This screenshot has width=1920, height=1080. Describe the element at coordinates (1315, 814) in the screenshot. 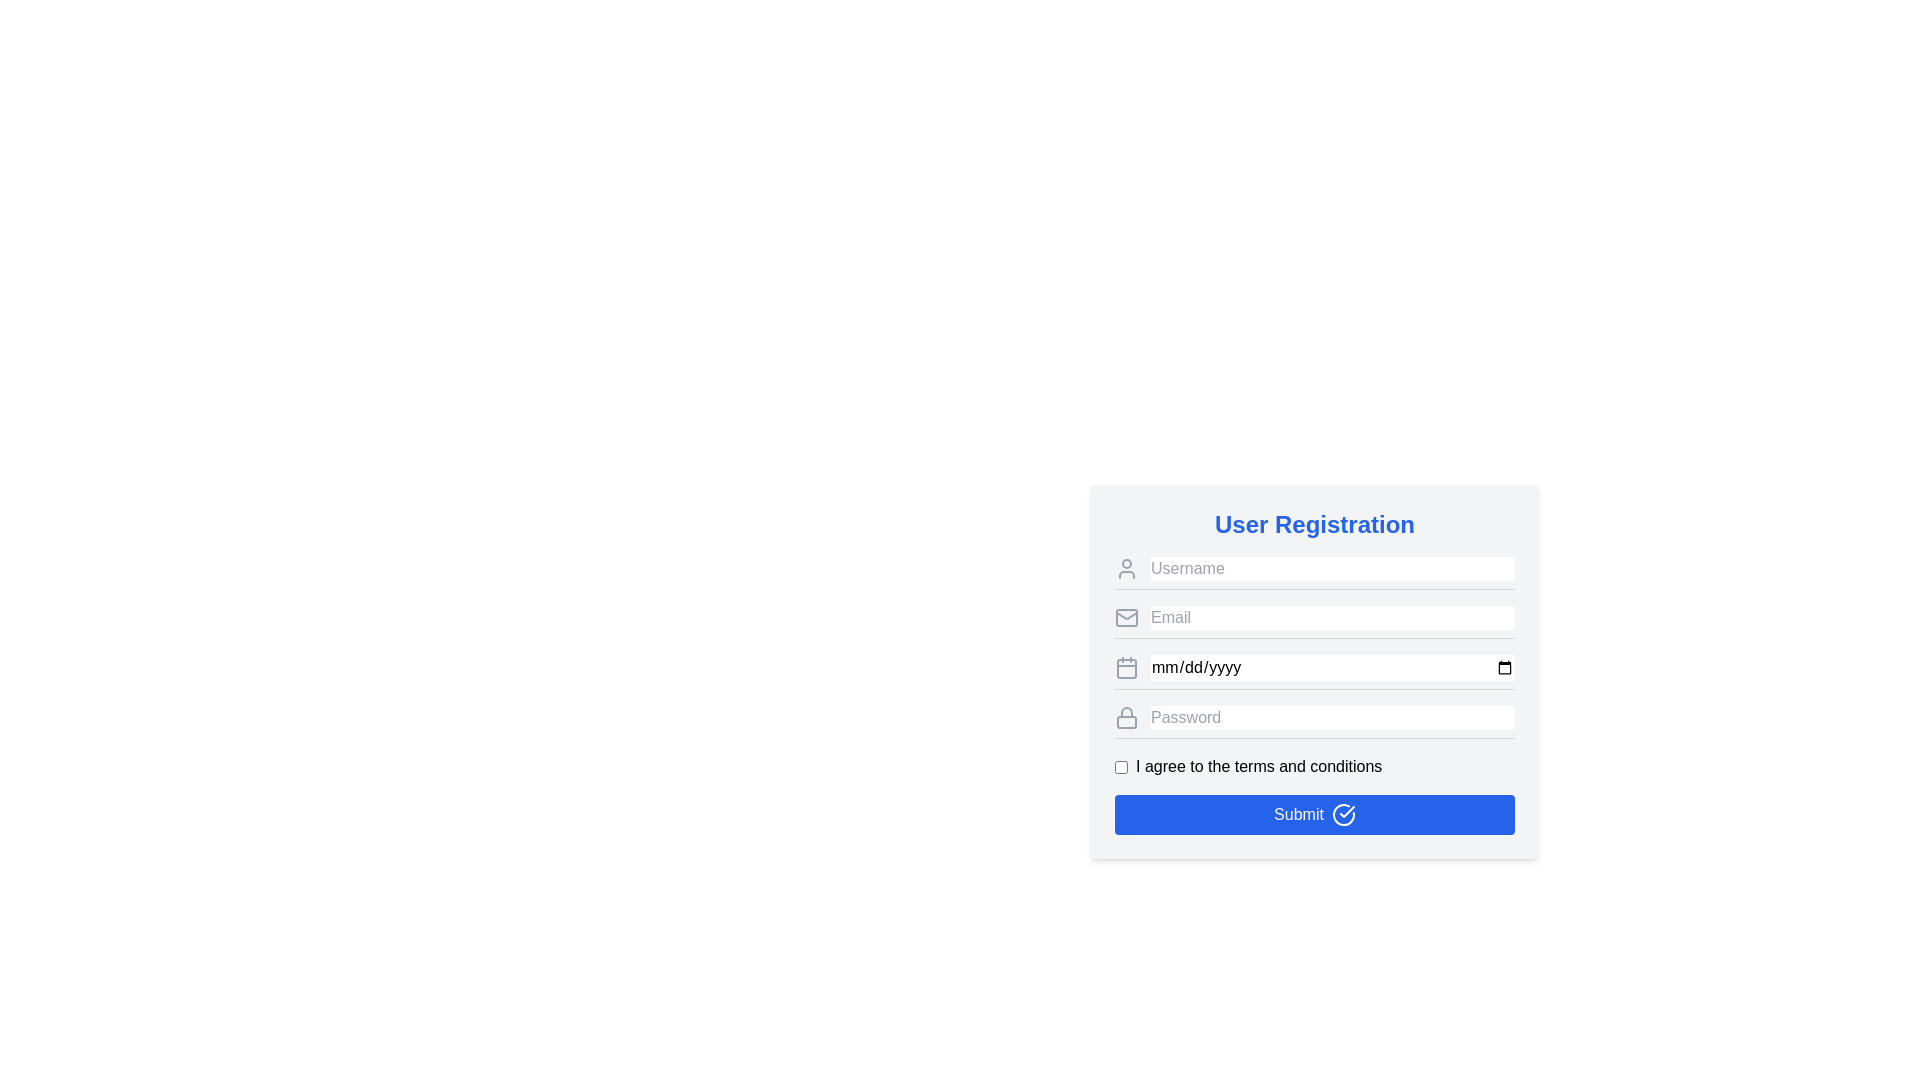

I see `the submit button located at the bottom of the user registration form` at that location.